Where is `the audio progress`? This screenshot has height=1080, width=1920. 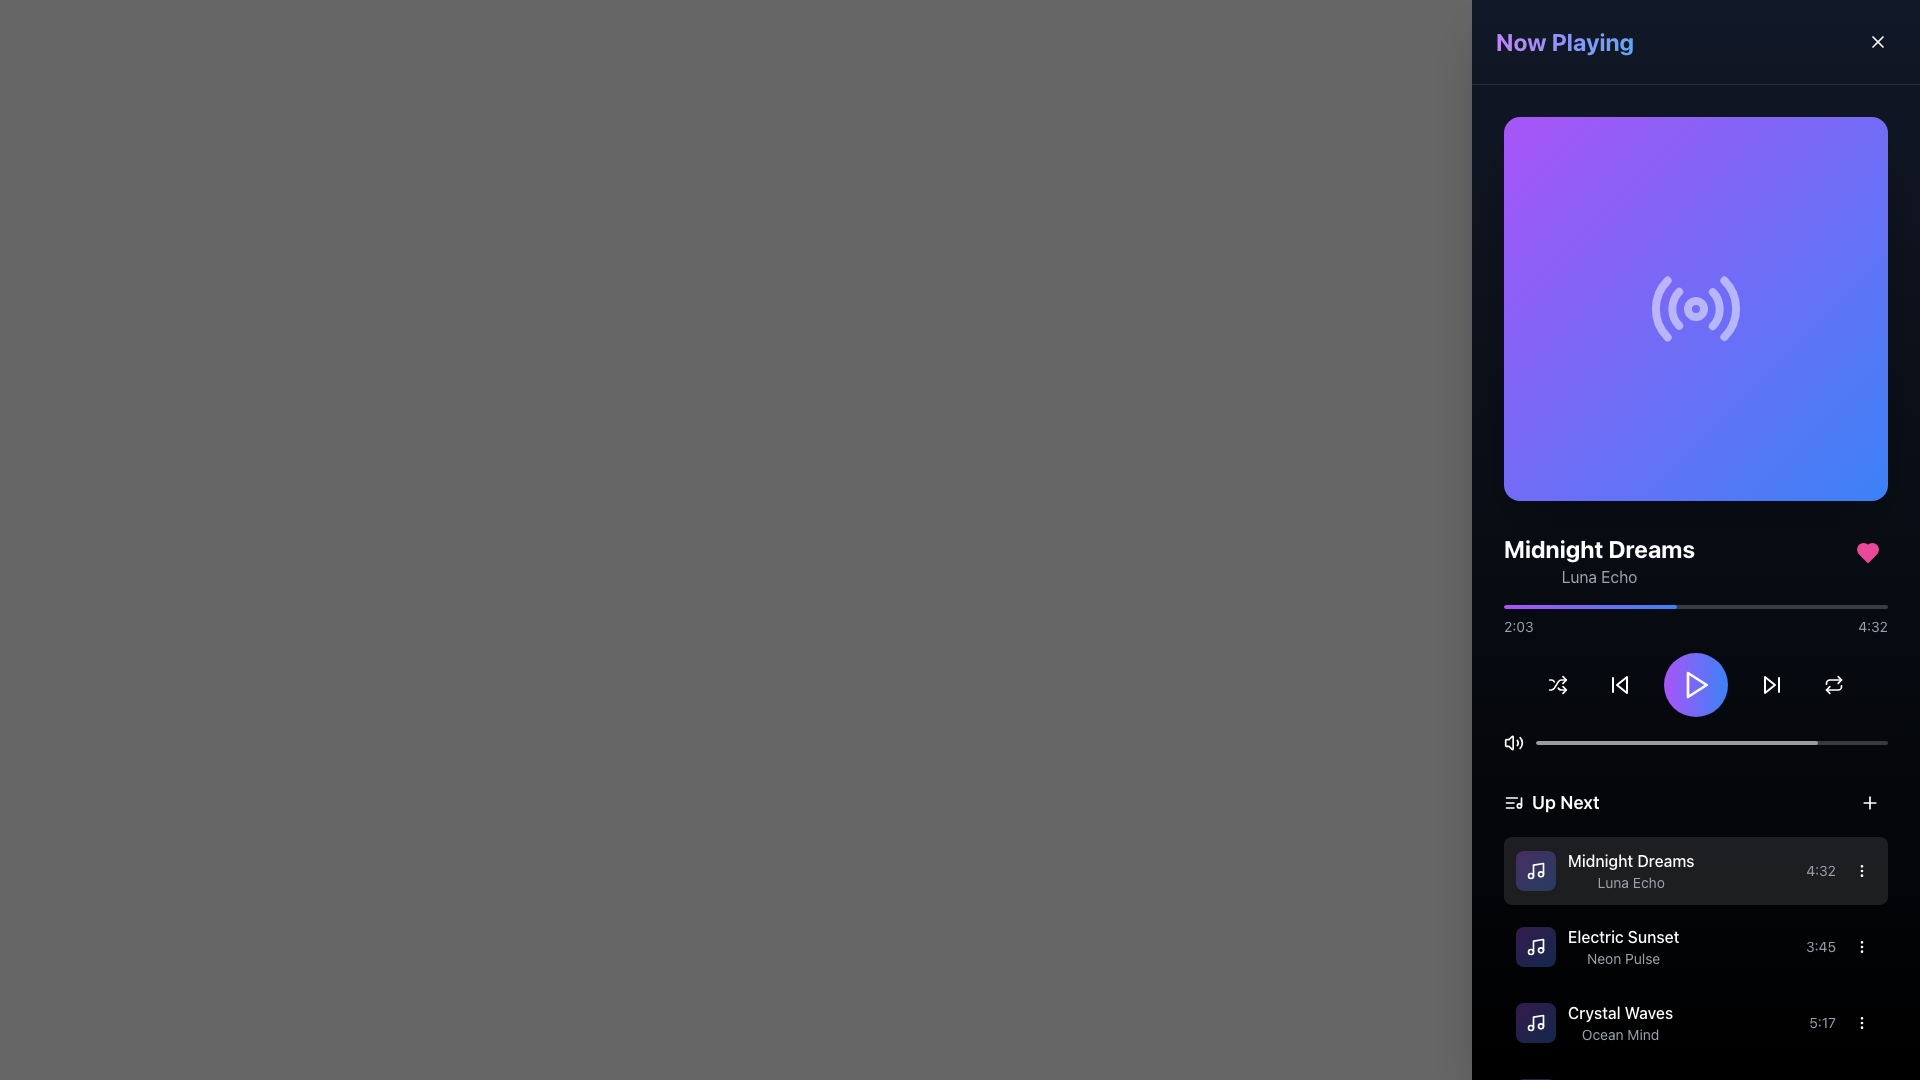 the audio progress is located at coordinates (1595, 605).